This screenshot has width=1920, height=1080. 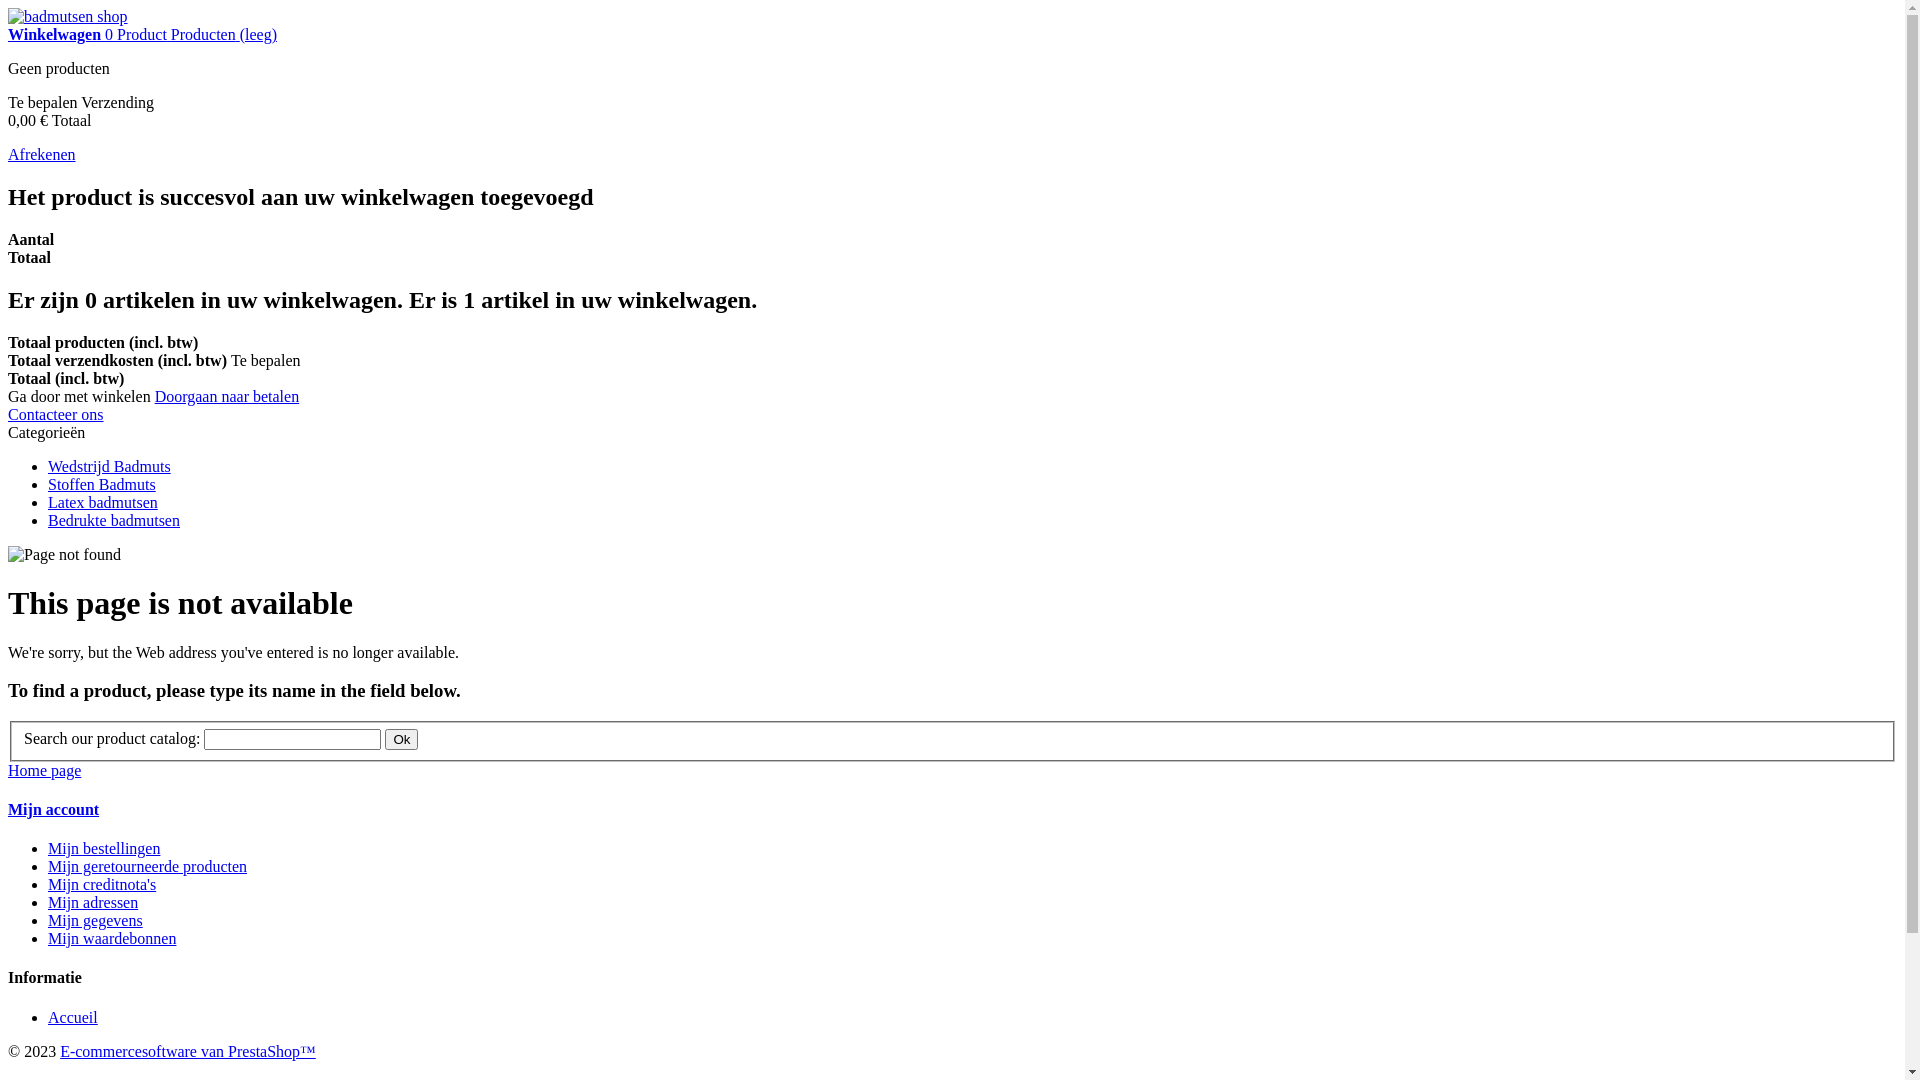 What do you see at coordinates (8, 808) in the screenshot?
I see `'Mijn account'` at bounding box center [8, 808].